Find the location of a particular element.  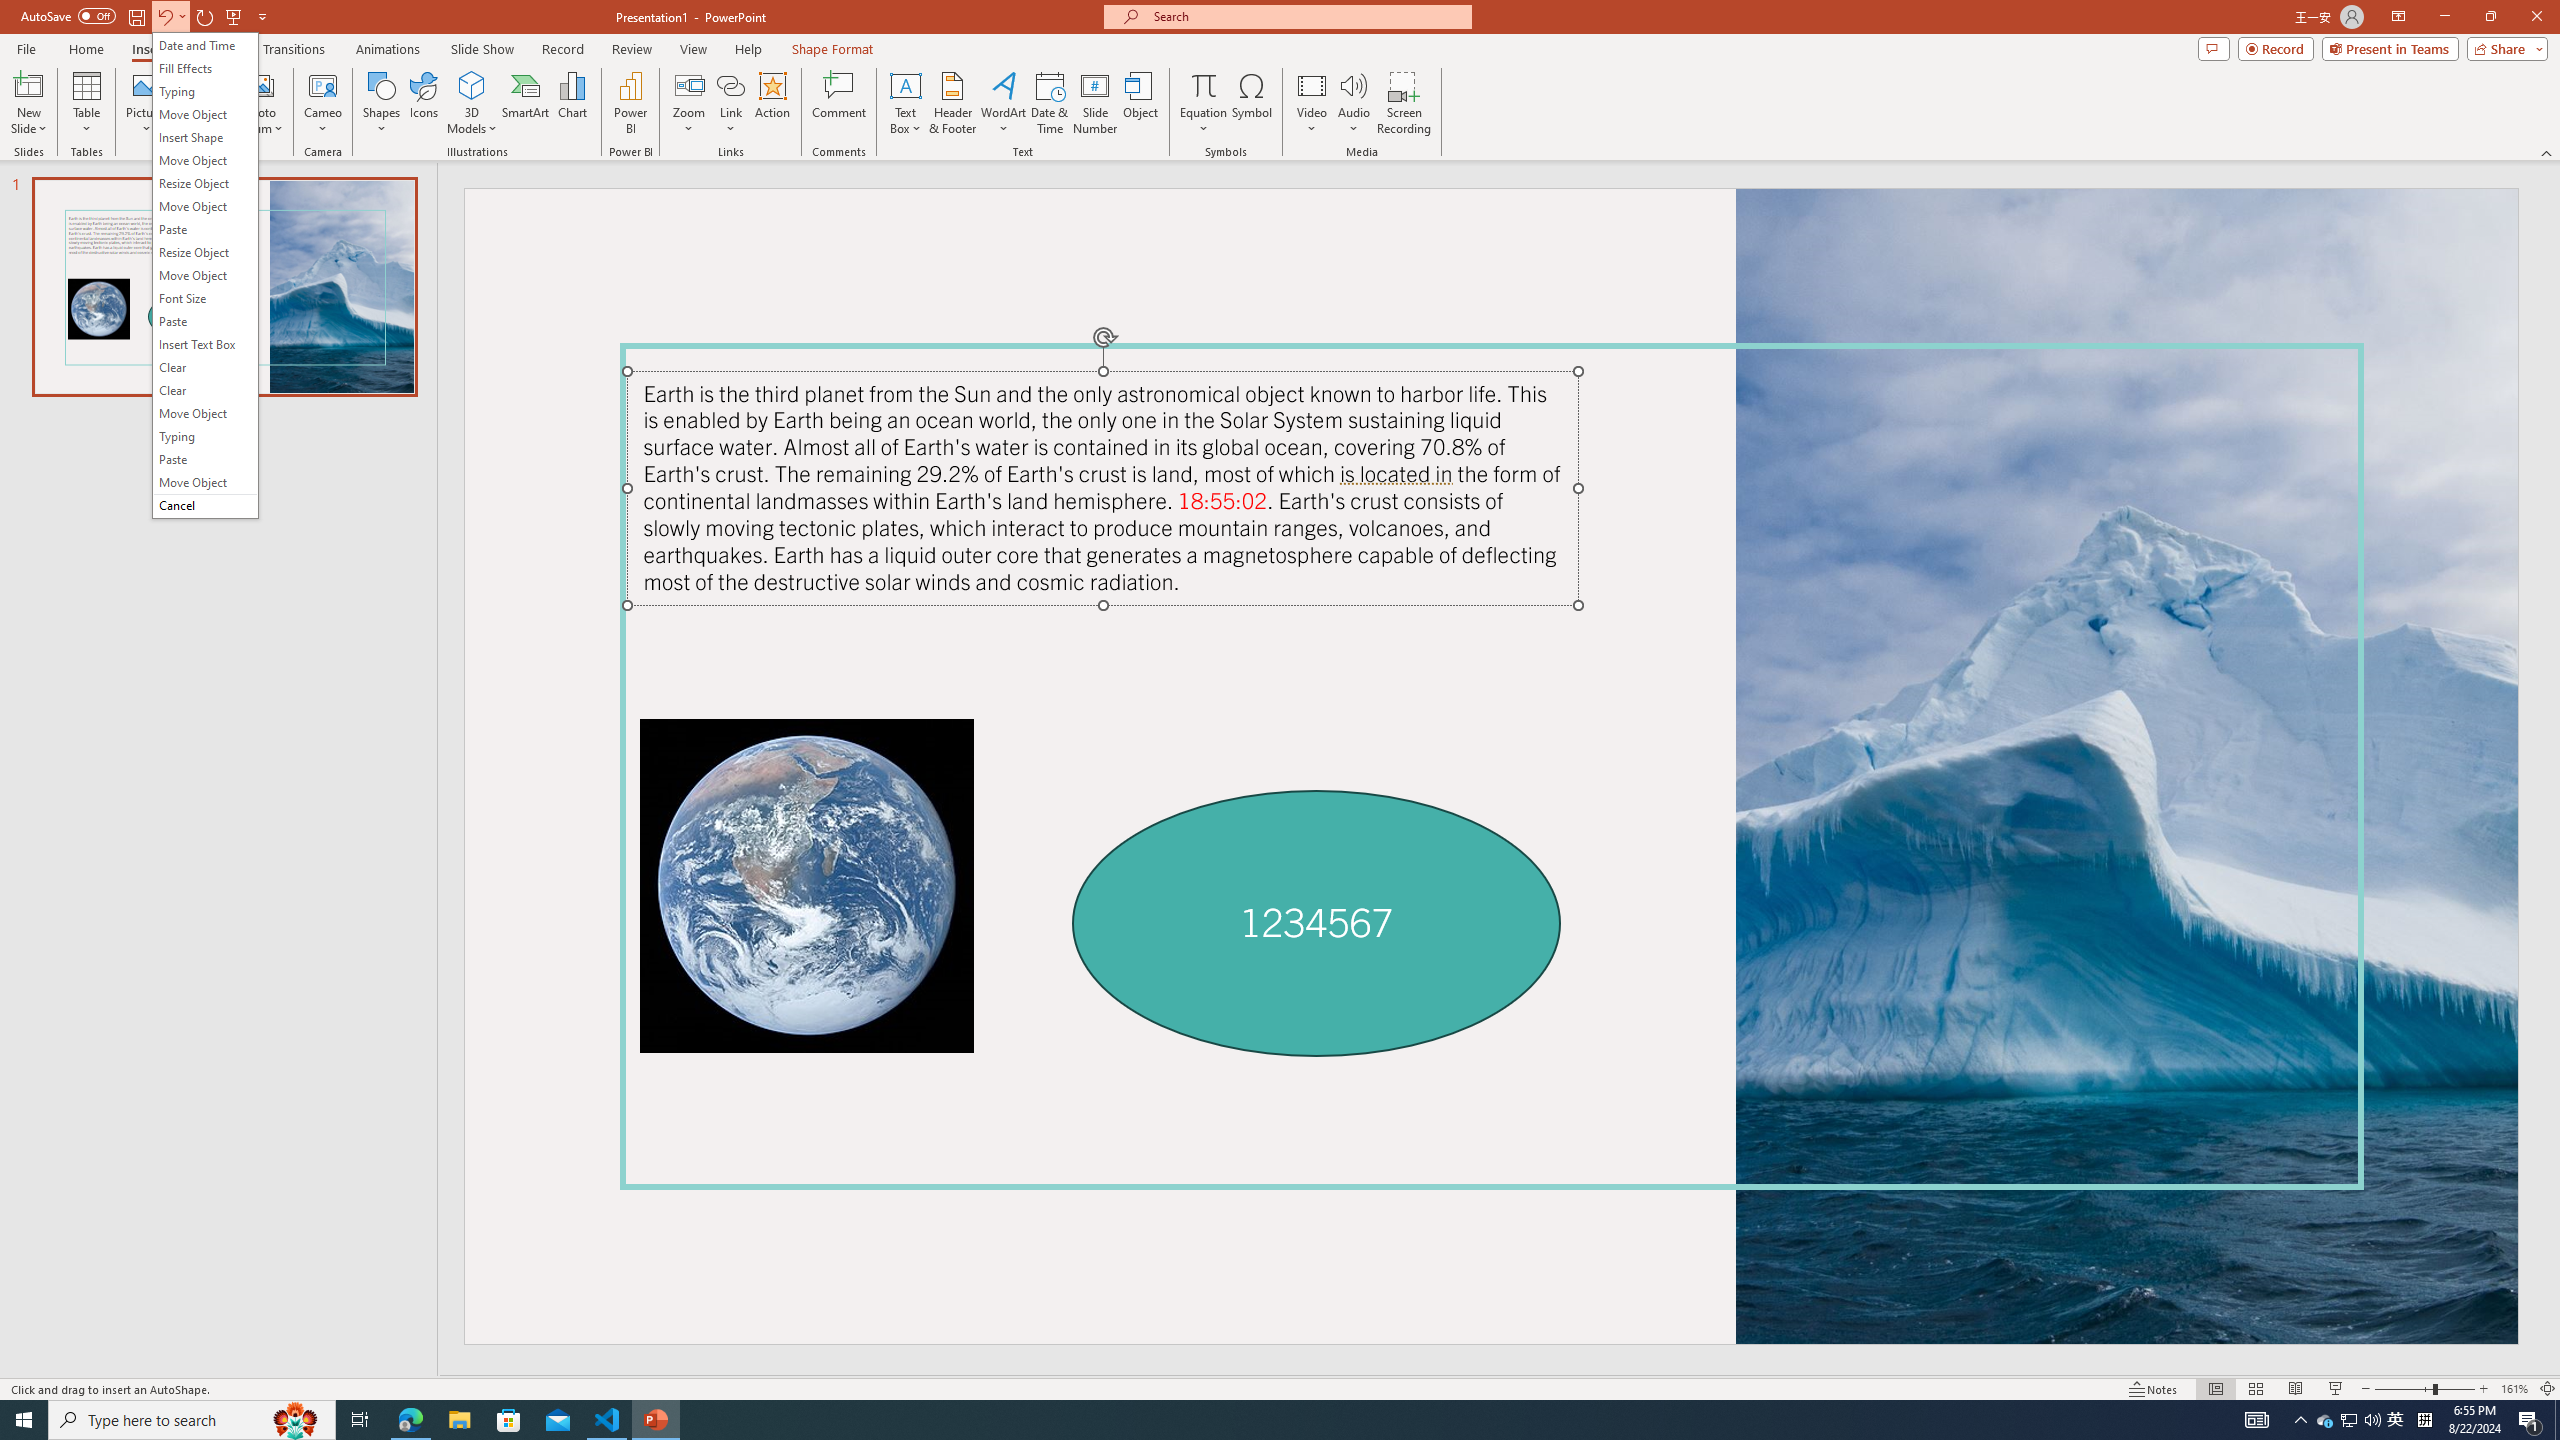

'Collapse the Ribbon' is located at coordinates (2547, 153).